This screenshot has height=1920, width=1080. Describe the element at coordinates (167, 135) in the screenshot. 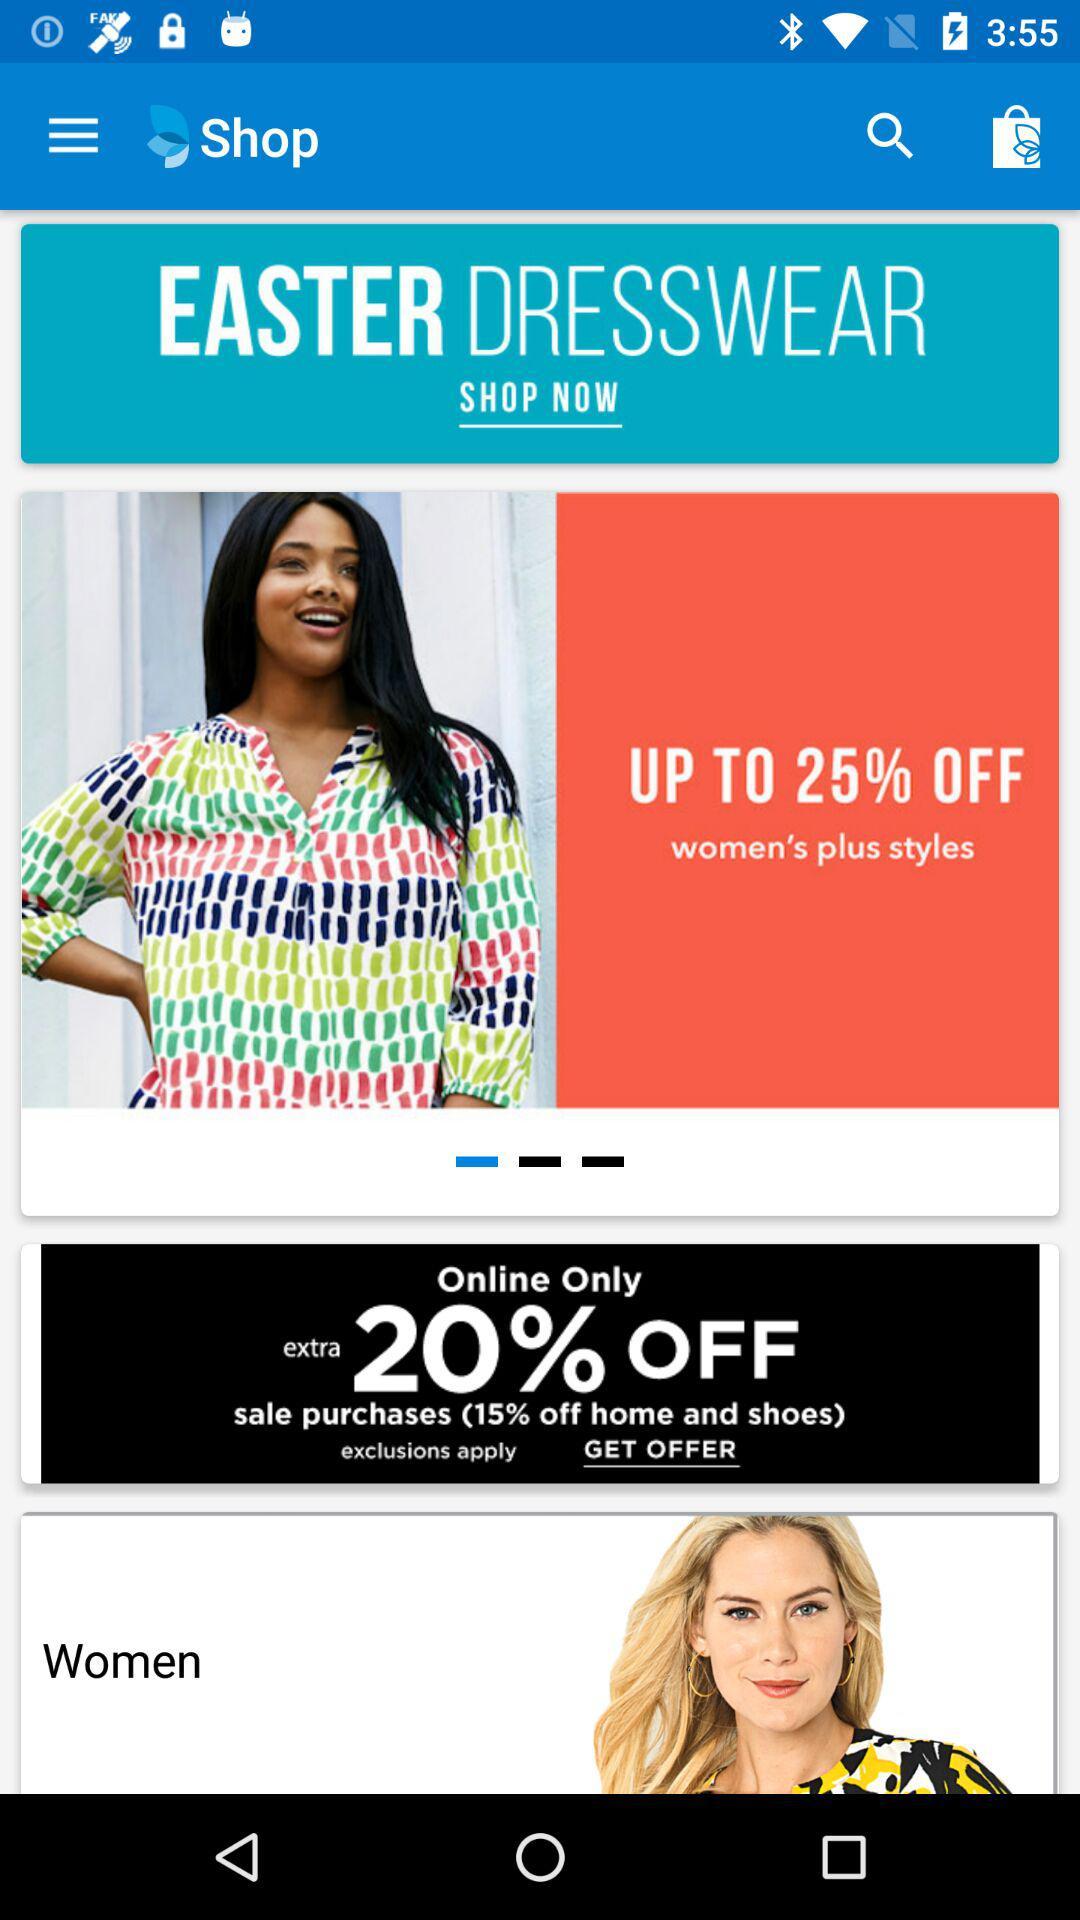

I see `the icon which is just beside the shop` at that location.